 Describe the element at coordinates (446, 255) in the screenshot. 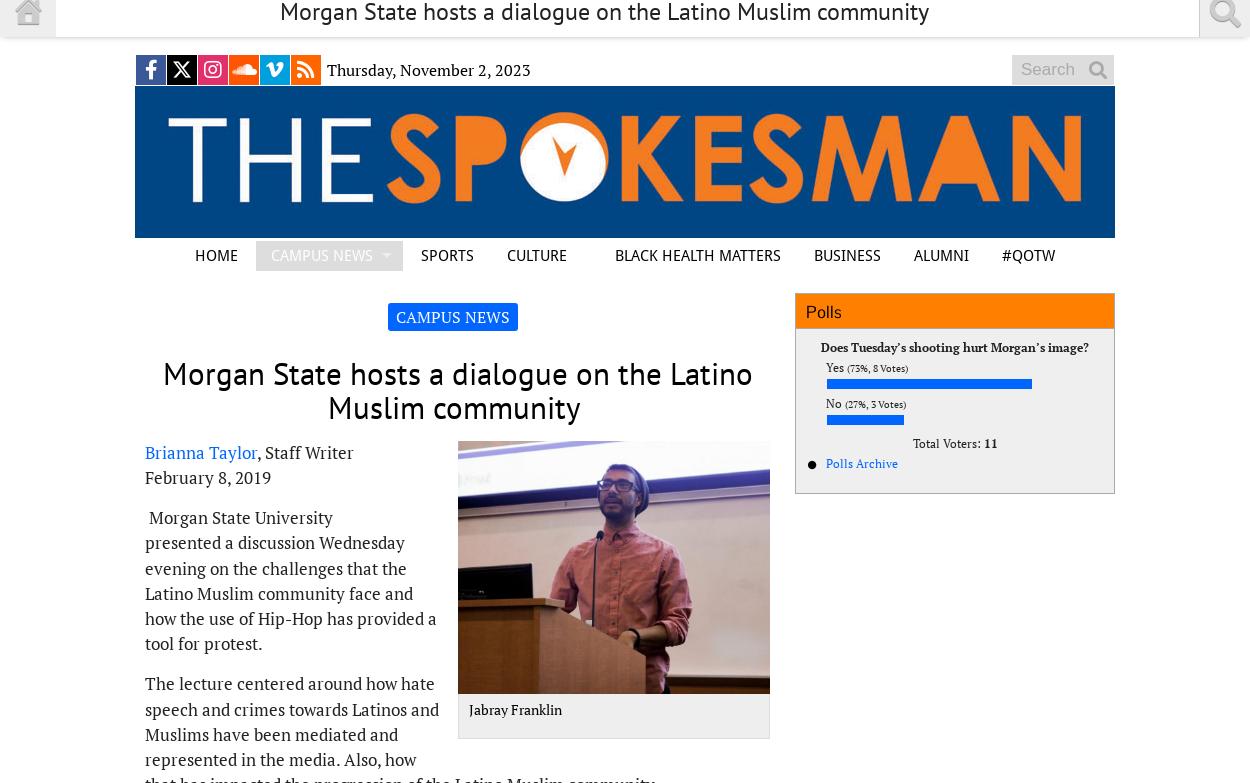

I see `'SPORTS'` at that location.